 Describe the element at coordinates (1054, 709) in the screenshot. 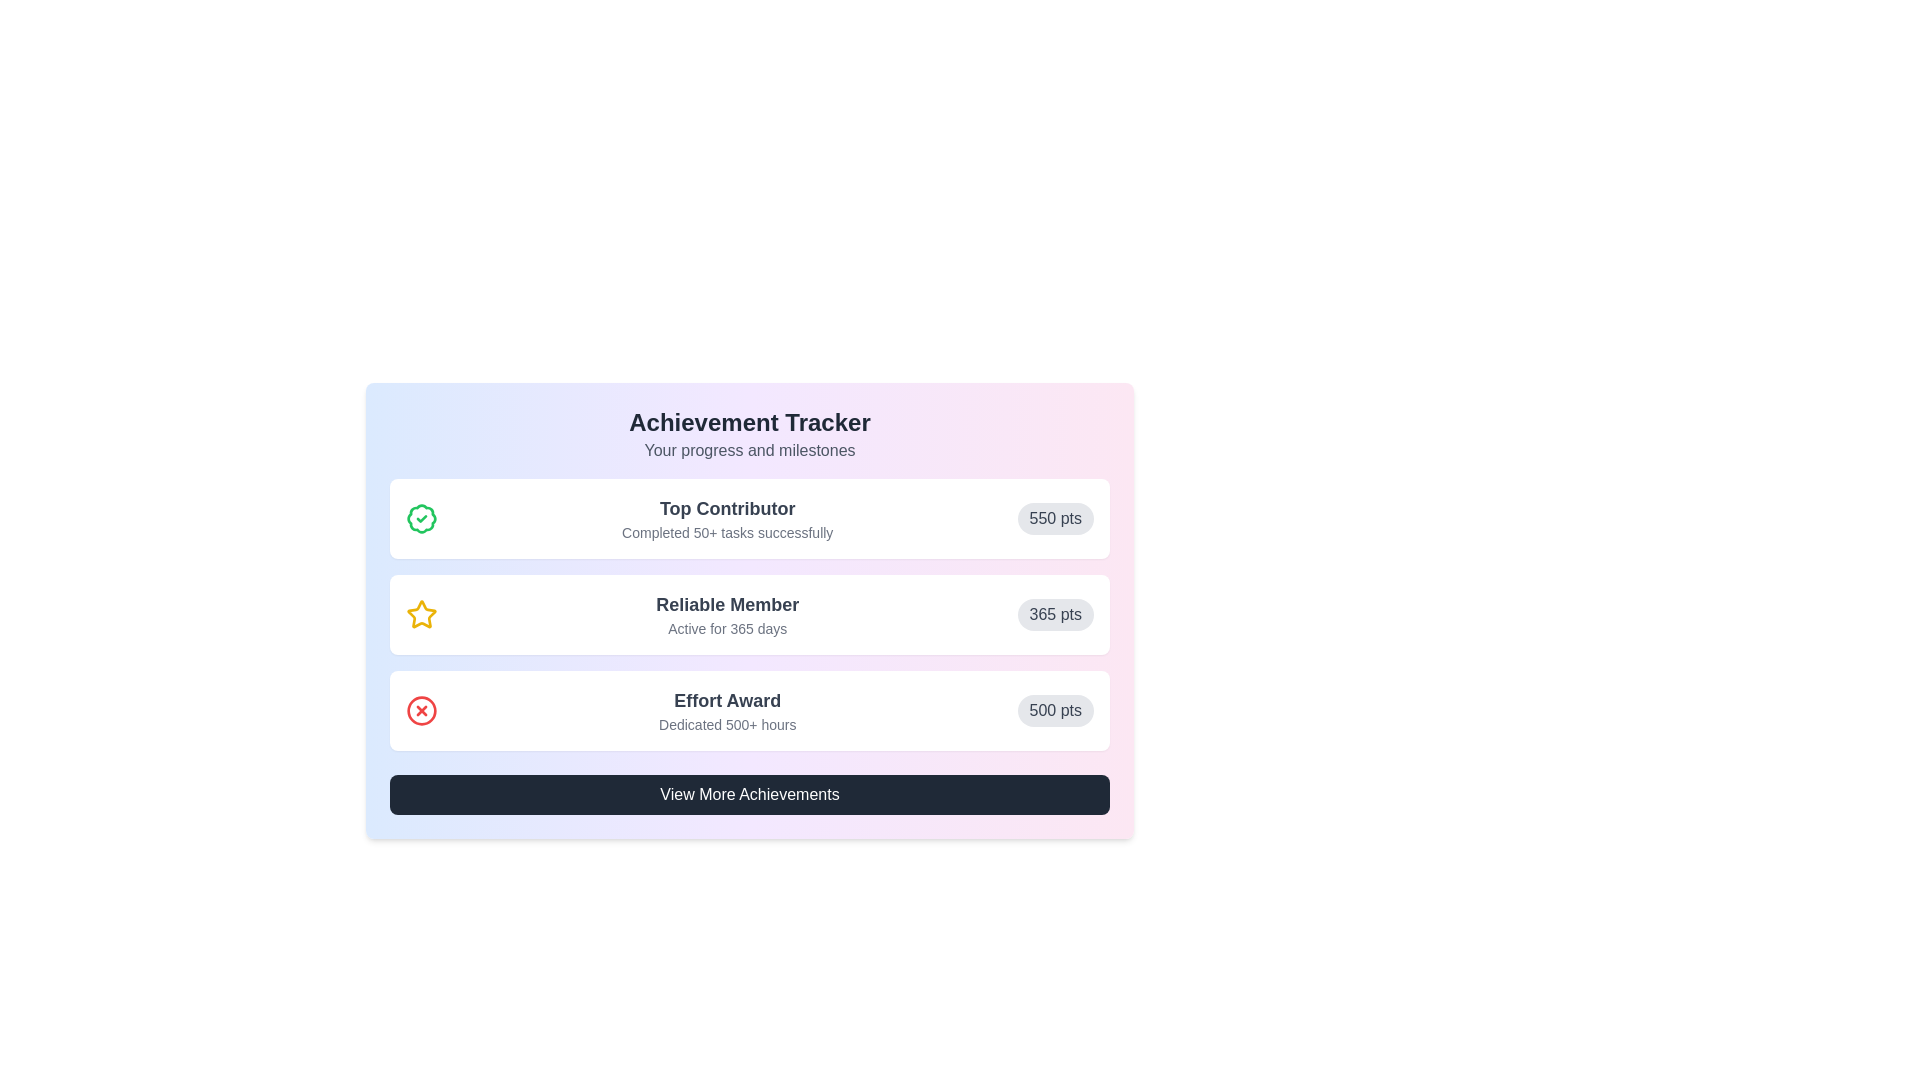

I see `'500 pts' text label, which is a rounded rectangular badge with a light gray background located at the far right end of the 'Effort Award' entry` at that location.